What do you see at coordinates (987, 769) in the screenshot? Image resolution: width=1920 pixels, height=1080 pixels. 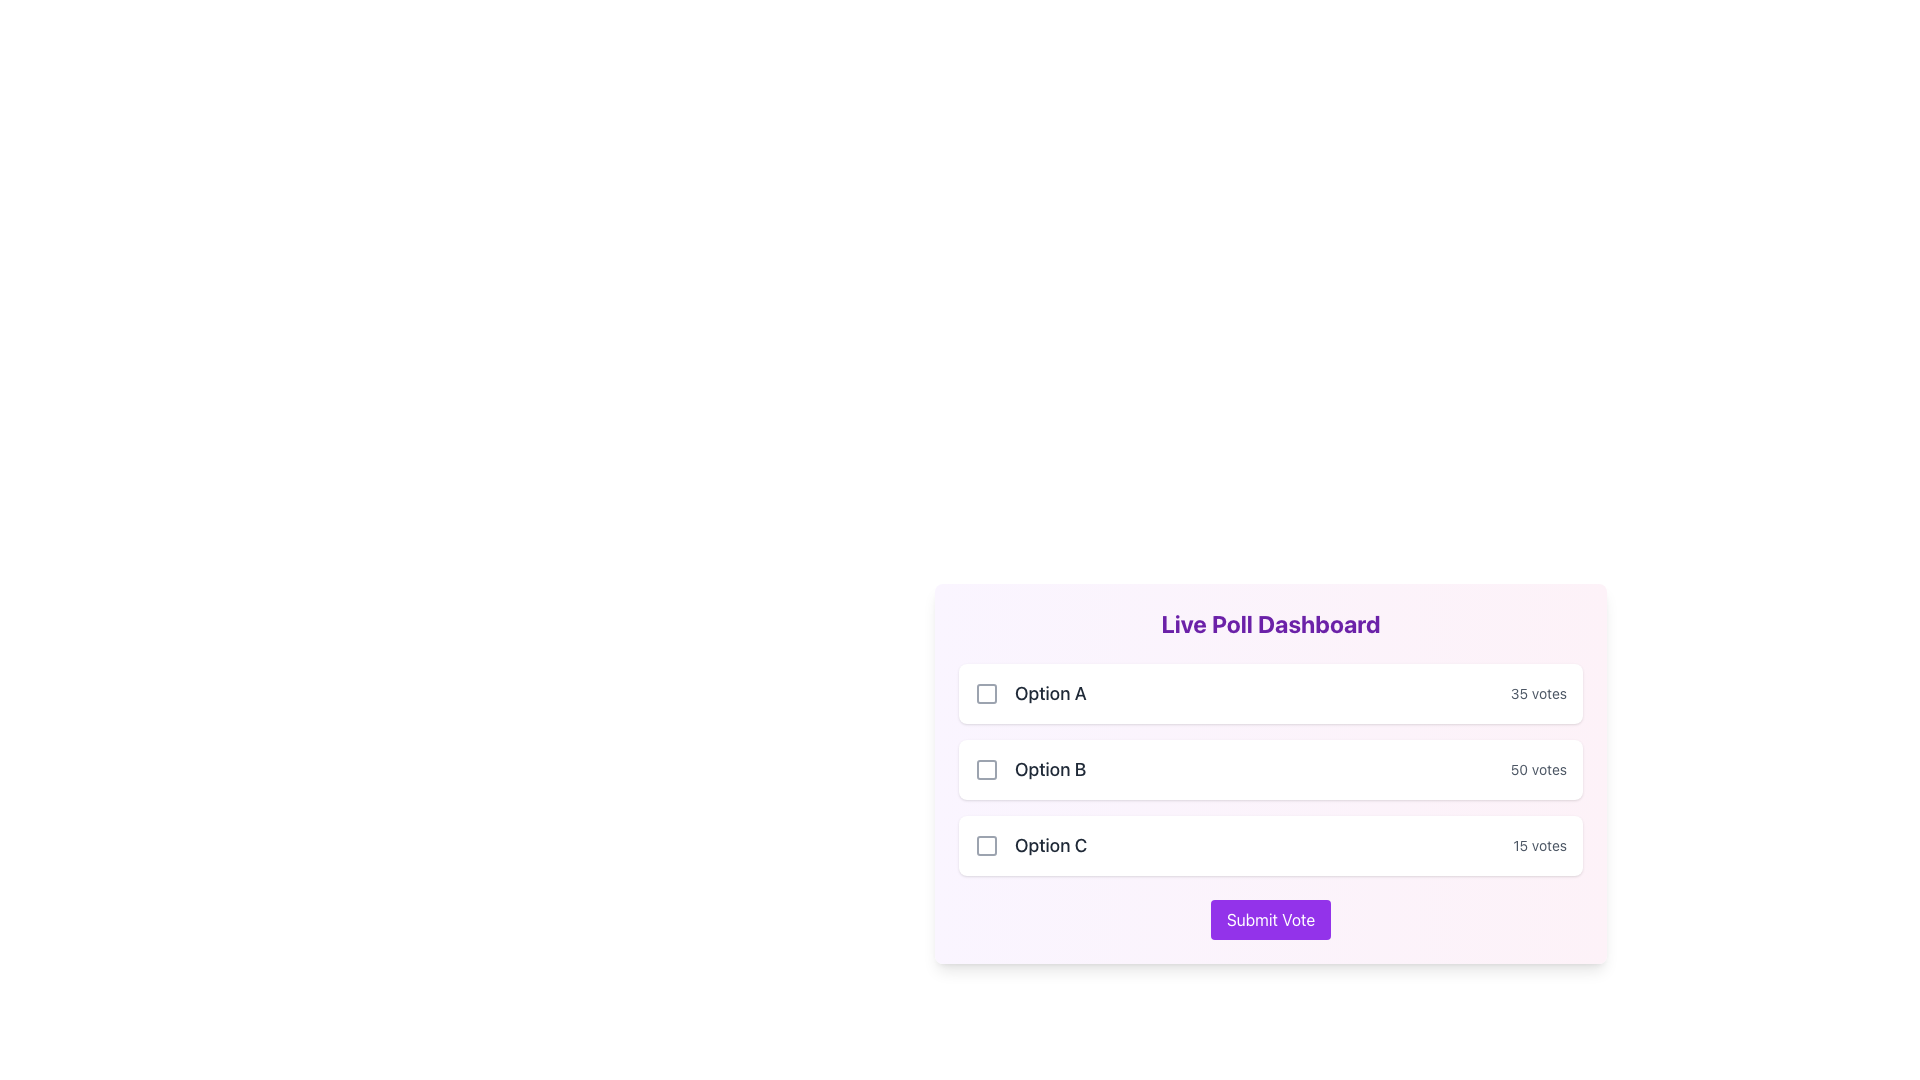 I see `the Checkbox element located to the left of the text 'Option B' in the second row of the vertical layout to trigger visual feedback` at bounding box center [987, 769].